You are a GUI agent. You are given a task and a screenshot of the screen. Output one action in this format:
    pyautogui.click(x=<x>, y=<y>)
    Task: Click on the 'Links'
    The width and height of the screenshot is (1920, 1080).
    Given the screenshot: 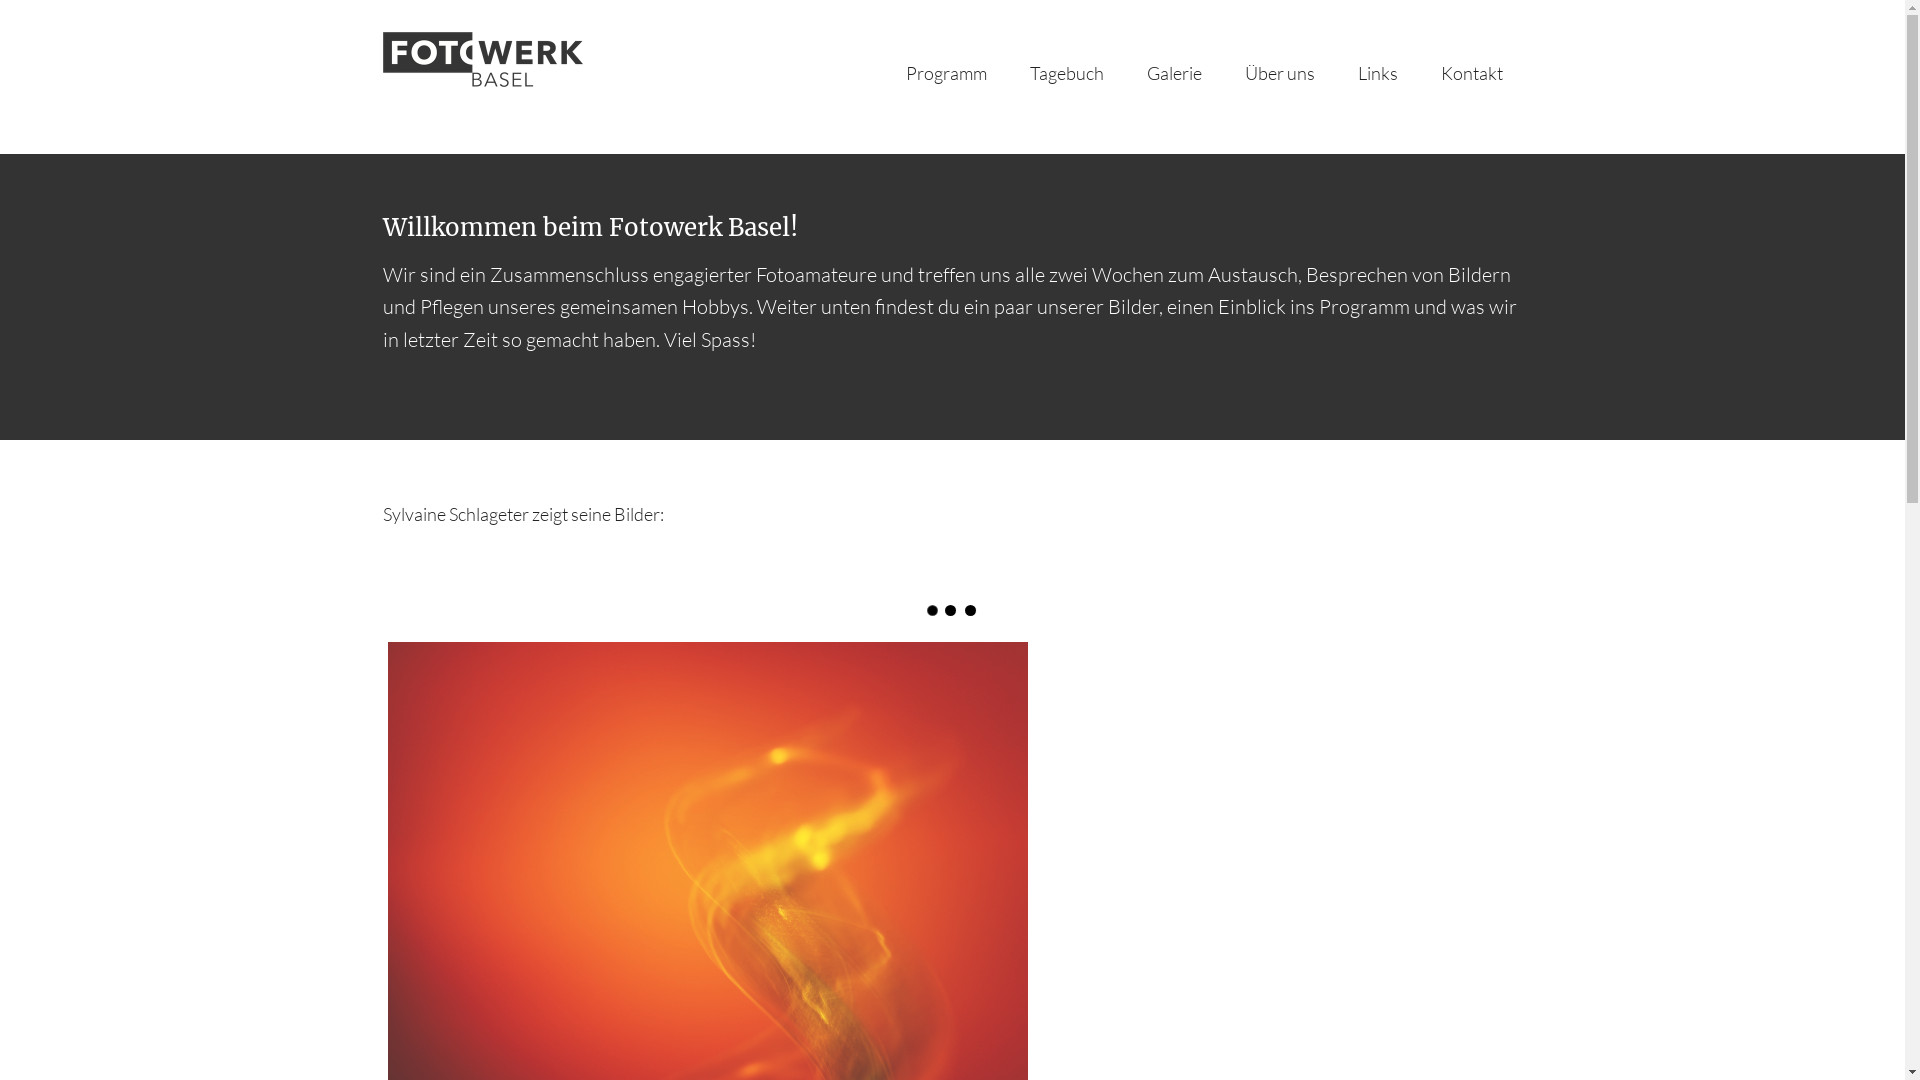 What is the action you would take?
    pyautogui.click(x=1376, y=72)
    